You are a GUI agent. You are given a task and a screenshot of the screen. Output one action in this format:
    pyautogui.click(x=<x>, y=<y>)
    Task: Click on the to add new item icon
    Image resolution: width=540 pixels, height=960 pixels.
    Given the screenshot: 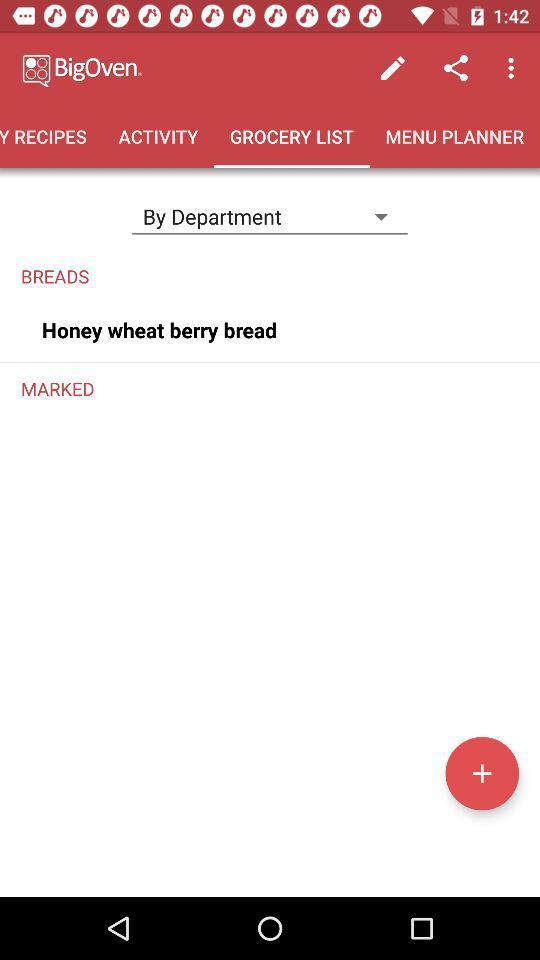 What is the action you would take?
    pyautogui.click(x=481, y=772)
    